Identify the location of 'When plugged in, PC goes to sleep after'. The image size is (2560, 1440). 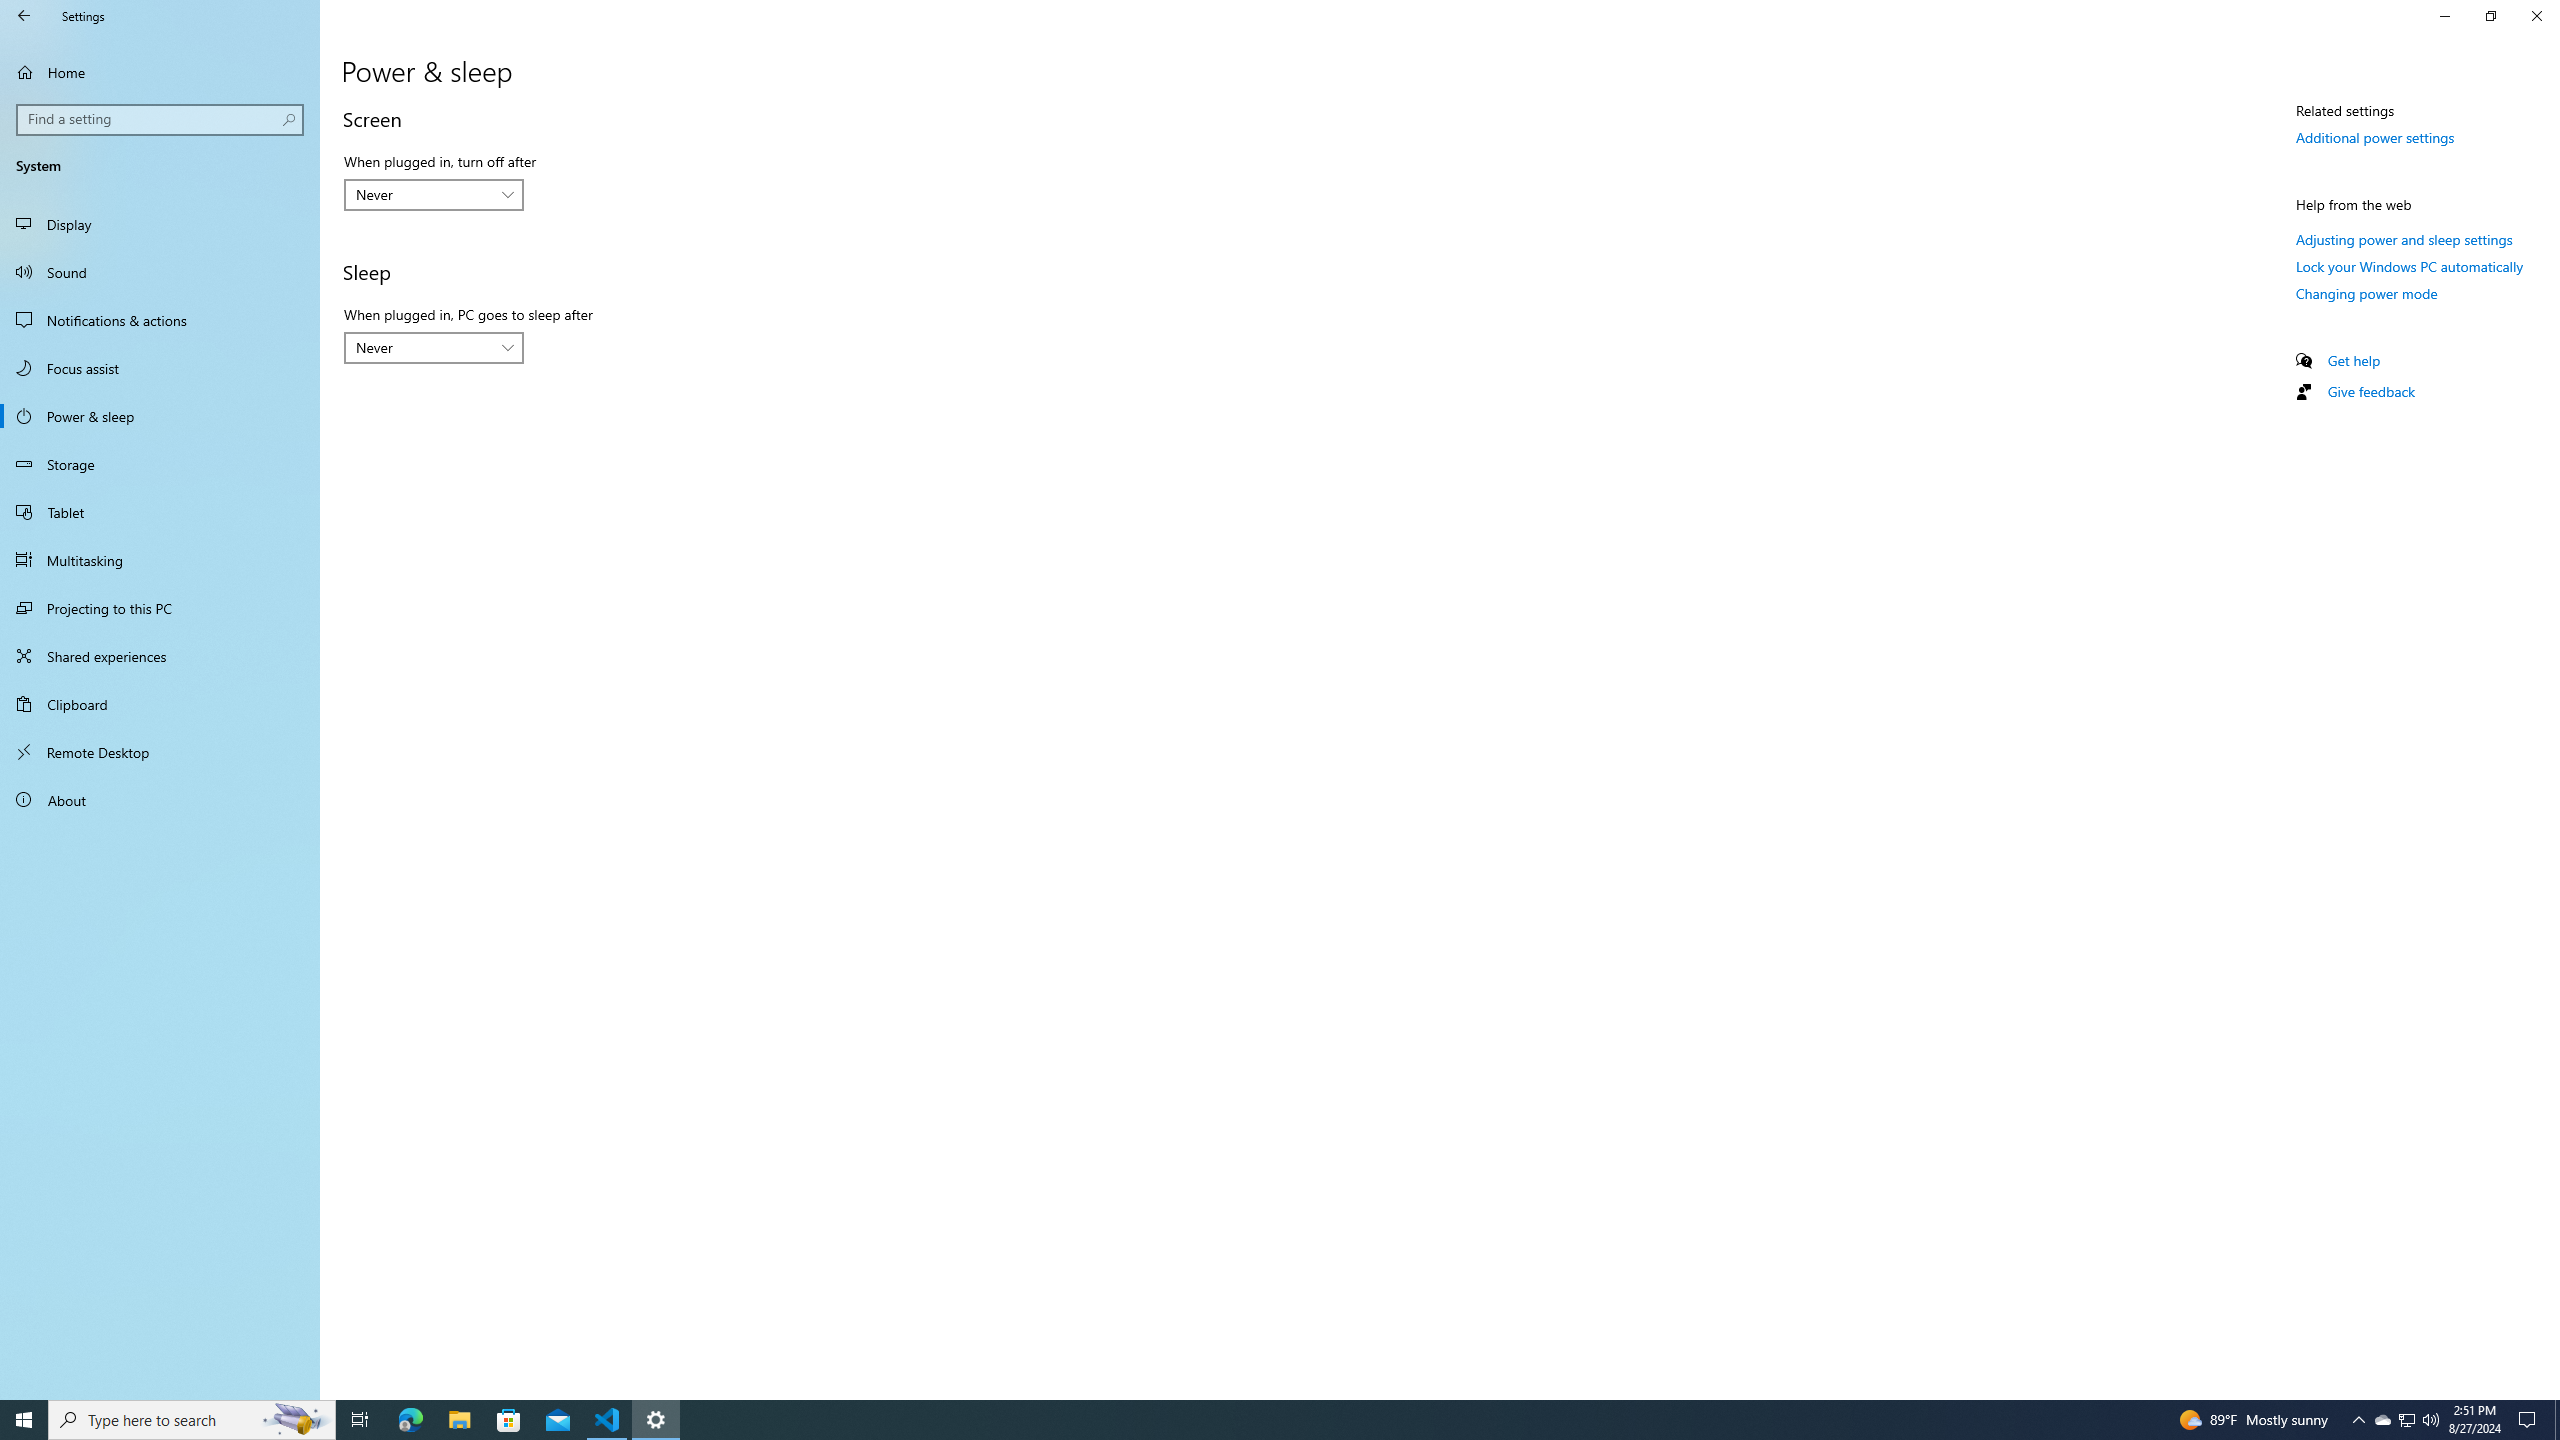
(432, 348).